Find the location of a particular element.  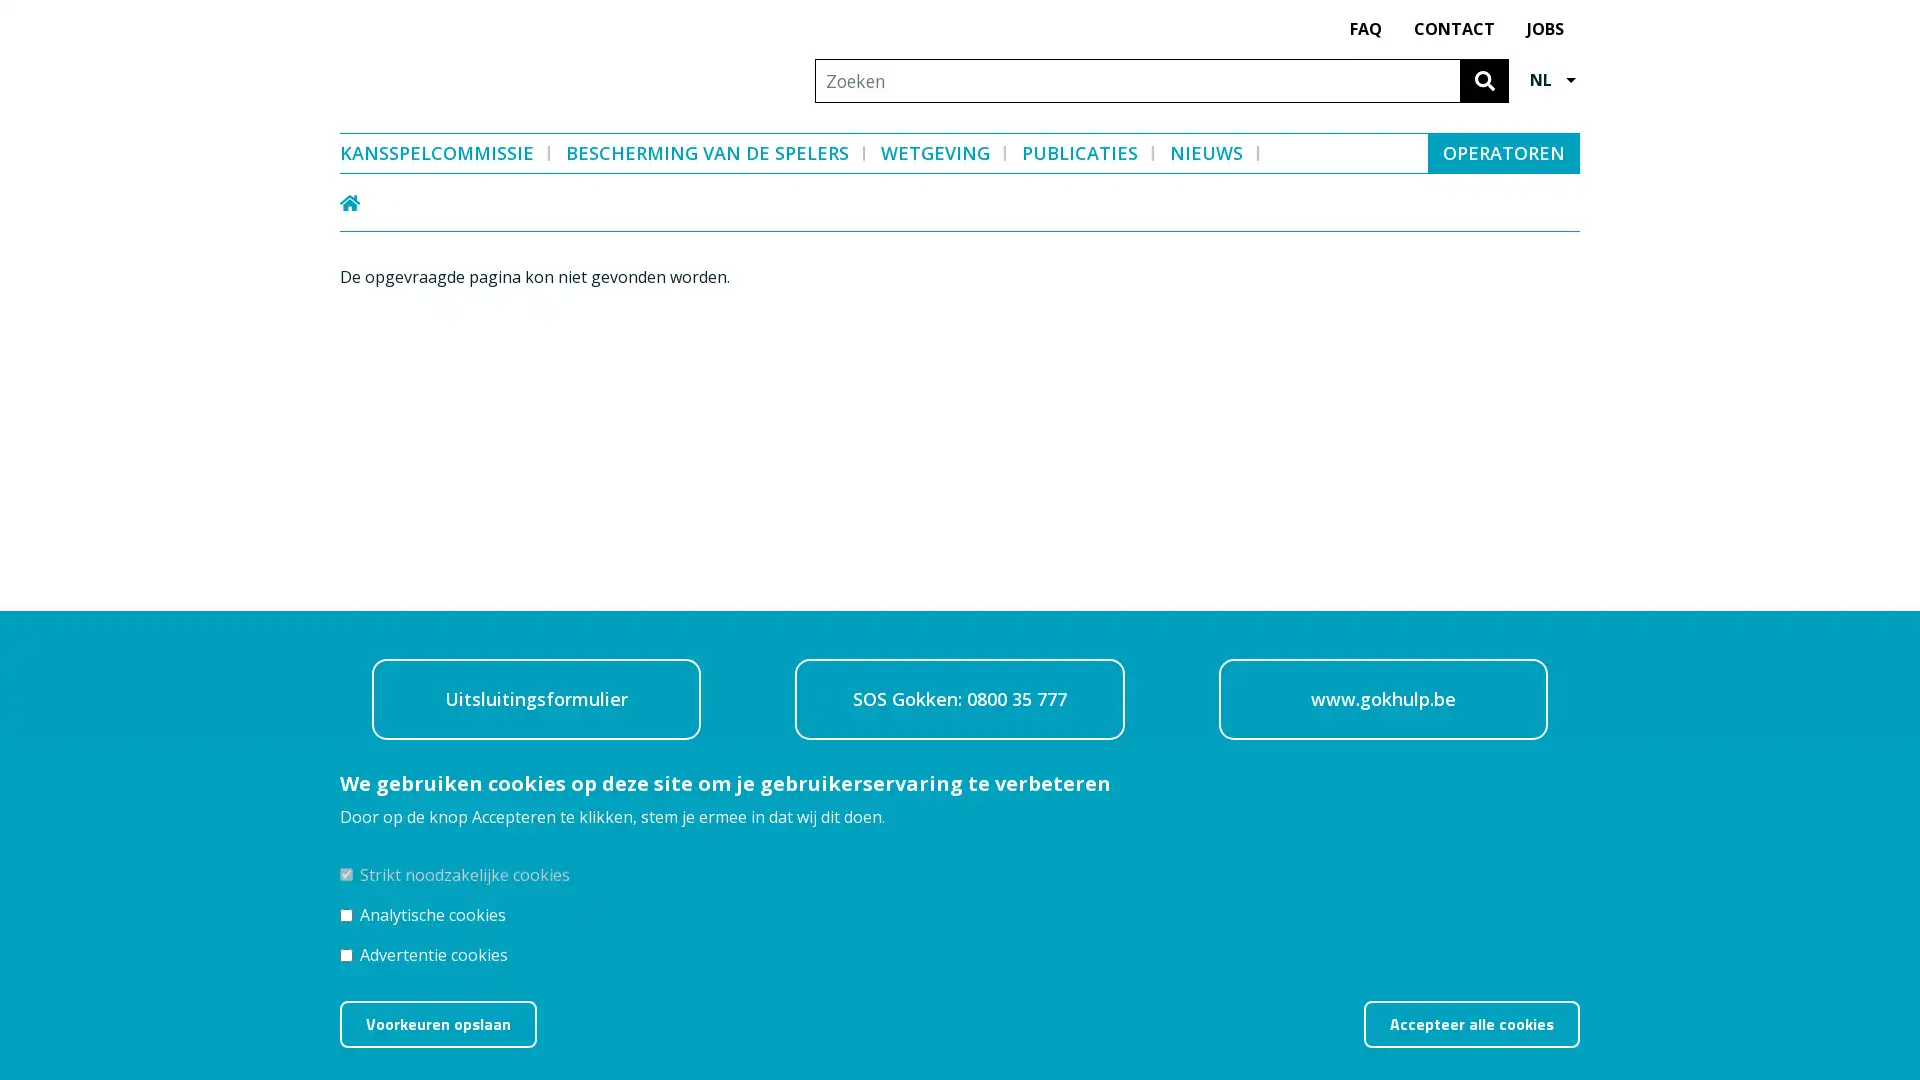

Other languages is located at coordinates (1572, 79).